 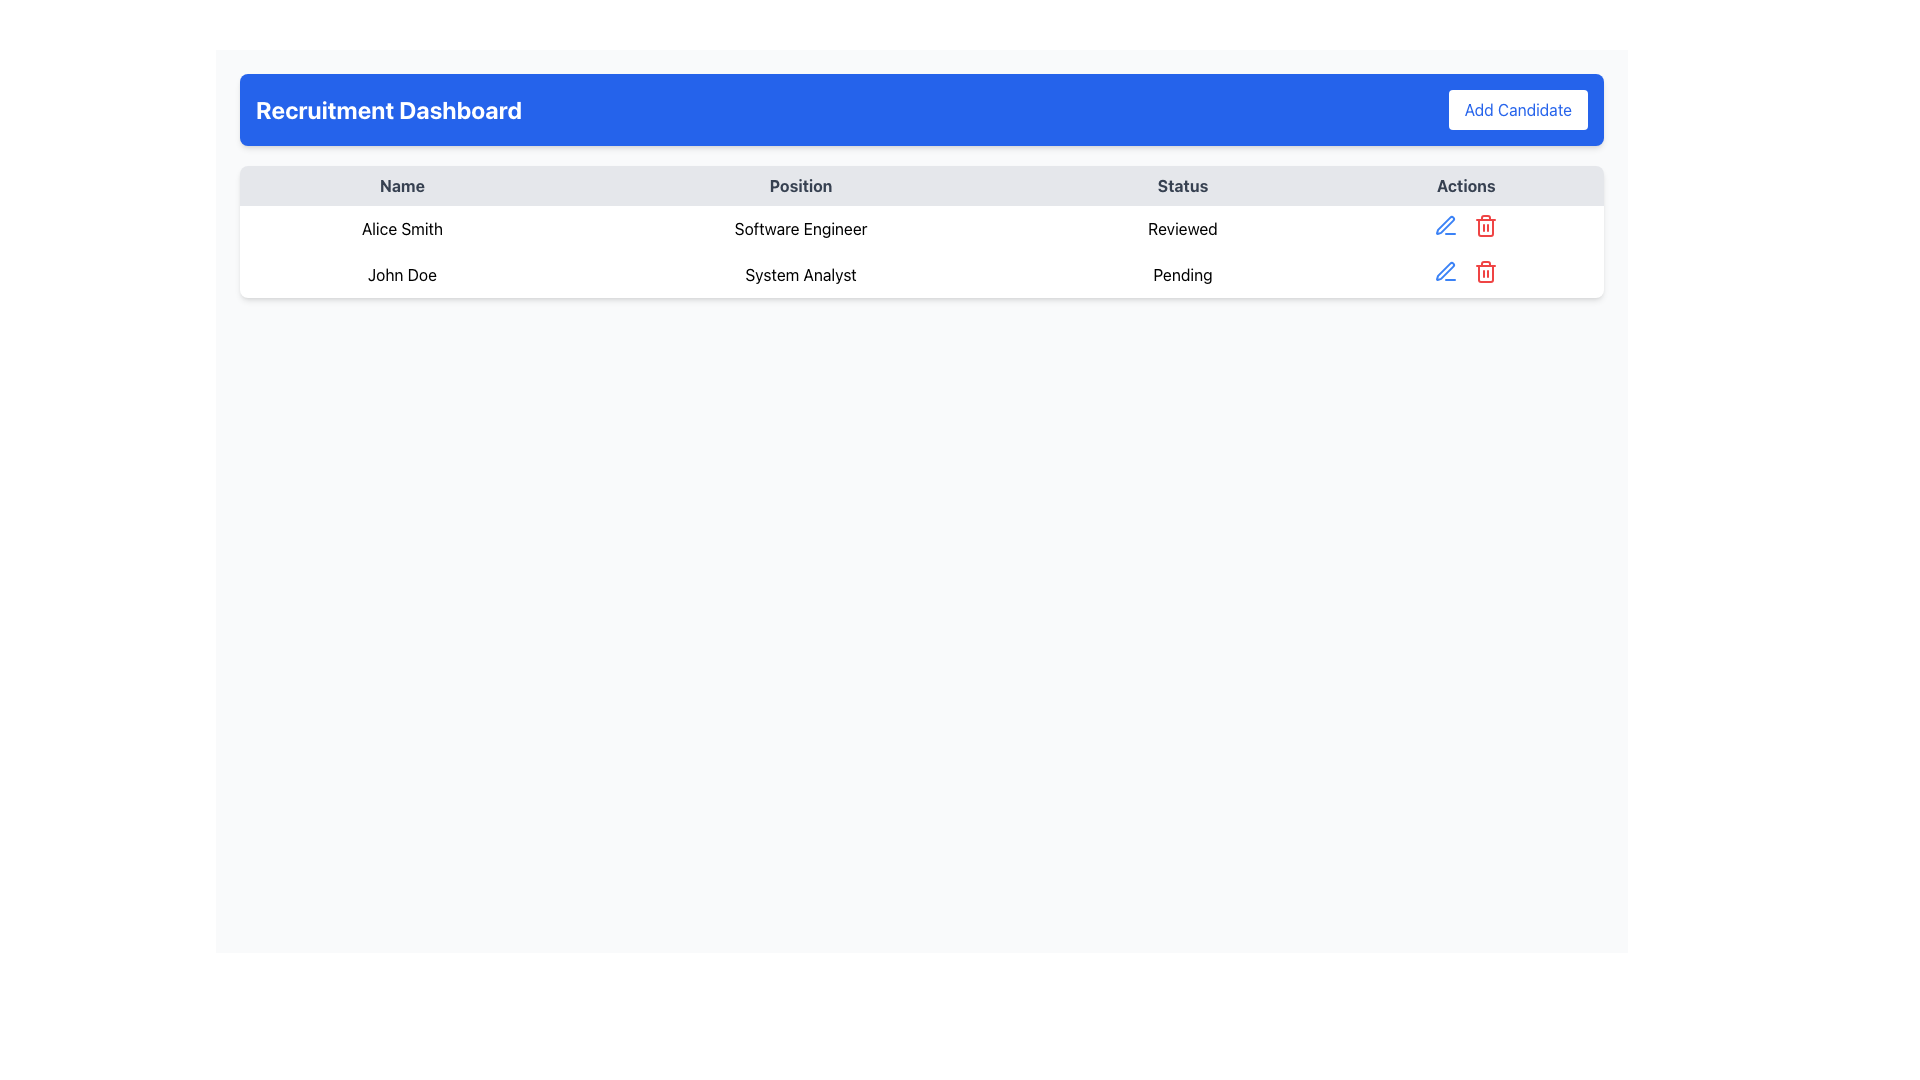 I want to click on the delete button icon located to the right of the blue pen icon in the second row of the table, which corresponds to the record of 'John Doe', a System Analyst, so click(x=1486, y=272).